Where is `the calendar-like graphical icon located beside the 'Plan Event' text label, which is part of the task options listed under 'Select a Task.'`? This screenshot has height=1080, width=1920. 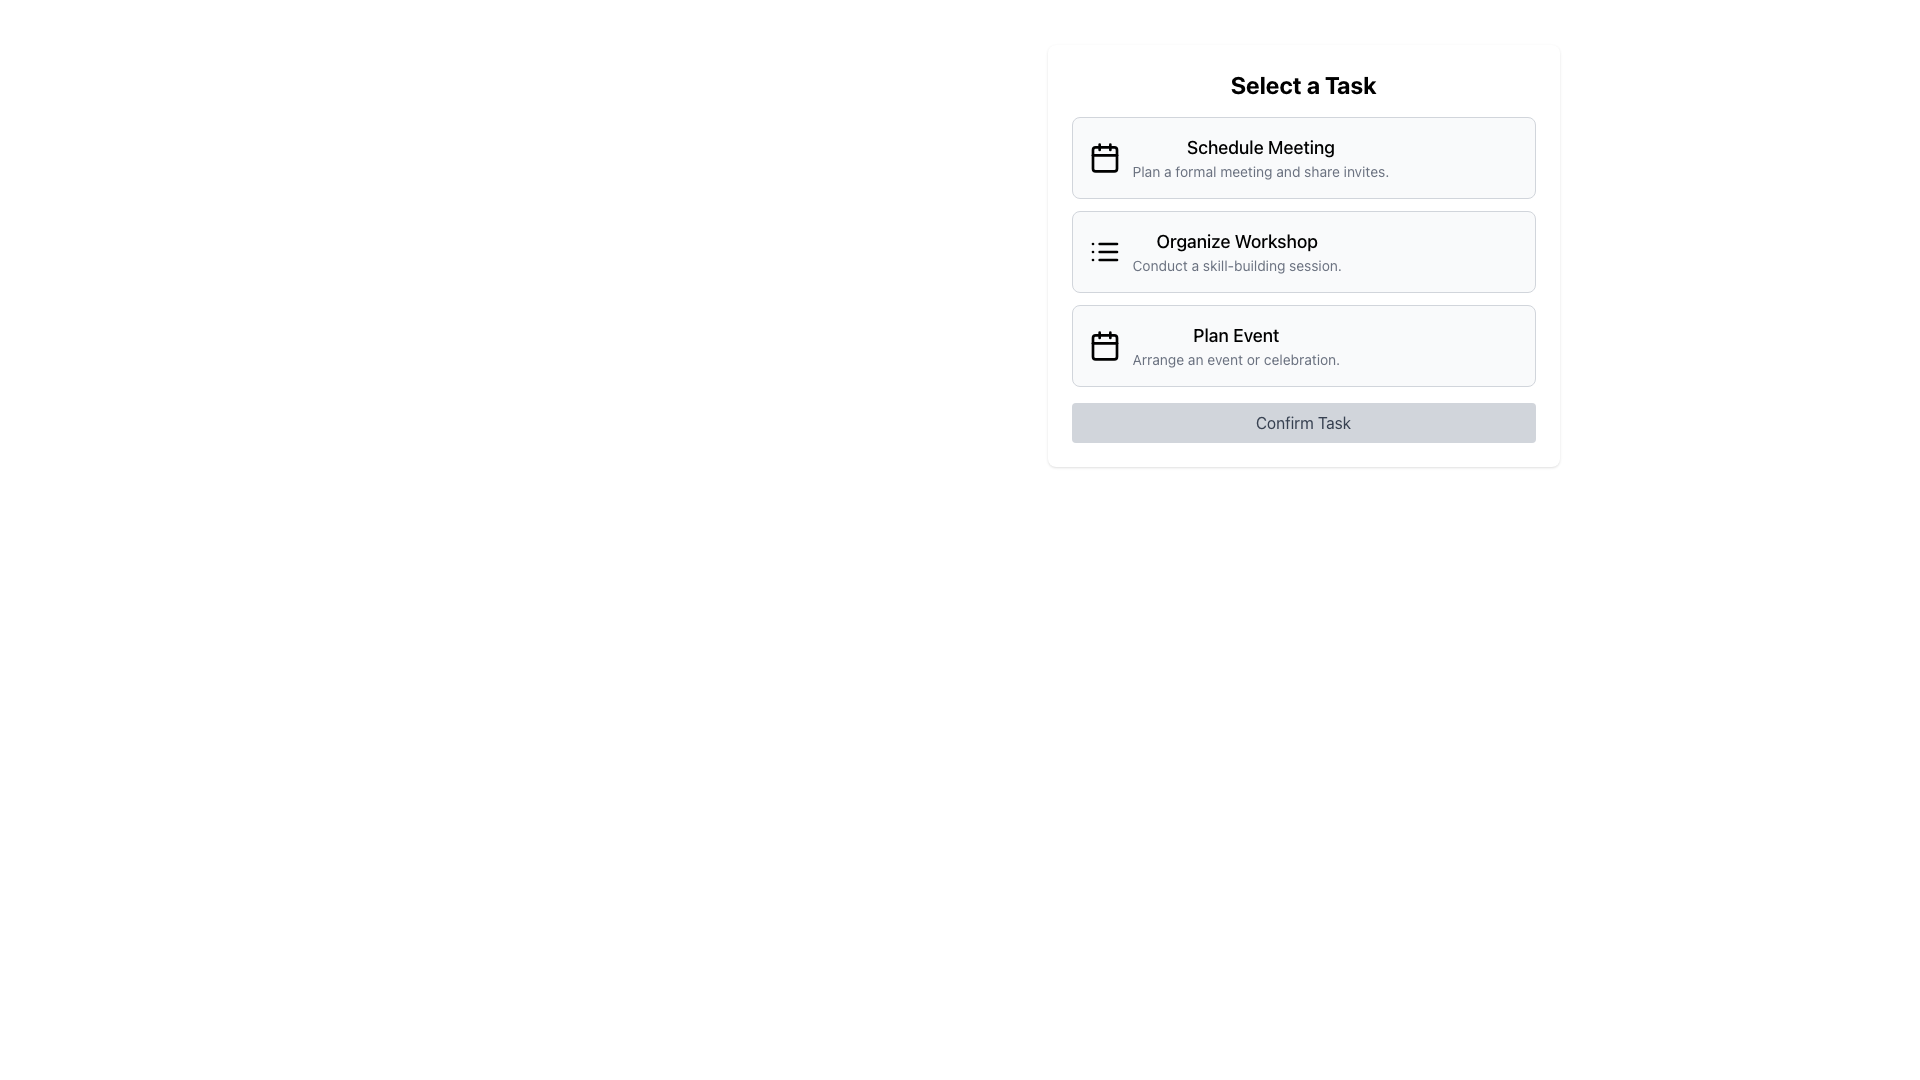 the calendar-like graphical icon located beside the 'Plan Event' text label, which is part of the task options listed under 'Select a Task.' is located at coordinates (1103, 346).